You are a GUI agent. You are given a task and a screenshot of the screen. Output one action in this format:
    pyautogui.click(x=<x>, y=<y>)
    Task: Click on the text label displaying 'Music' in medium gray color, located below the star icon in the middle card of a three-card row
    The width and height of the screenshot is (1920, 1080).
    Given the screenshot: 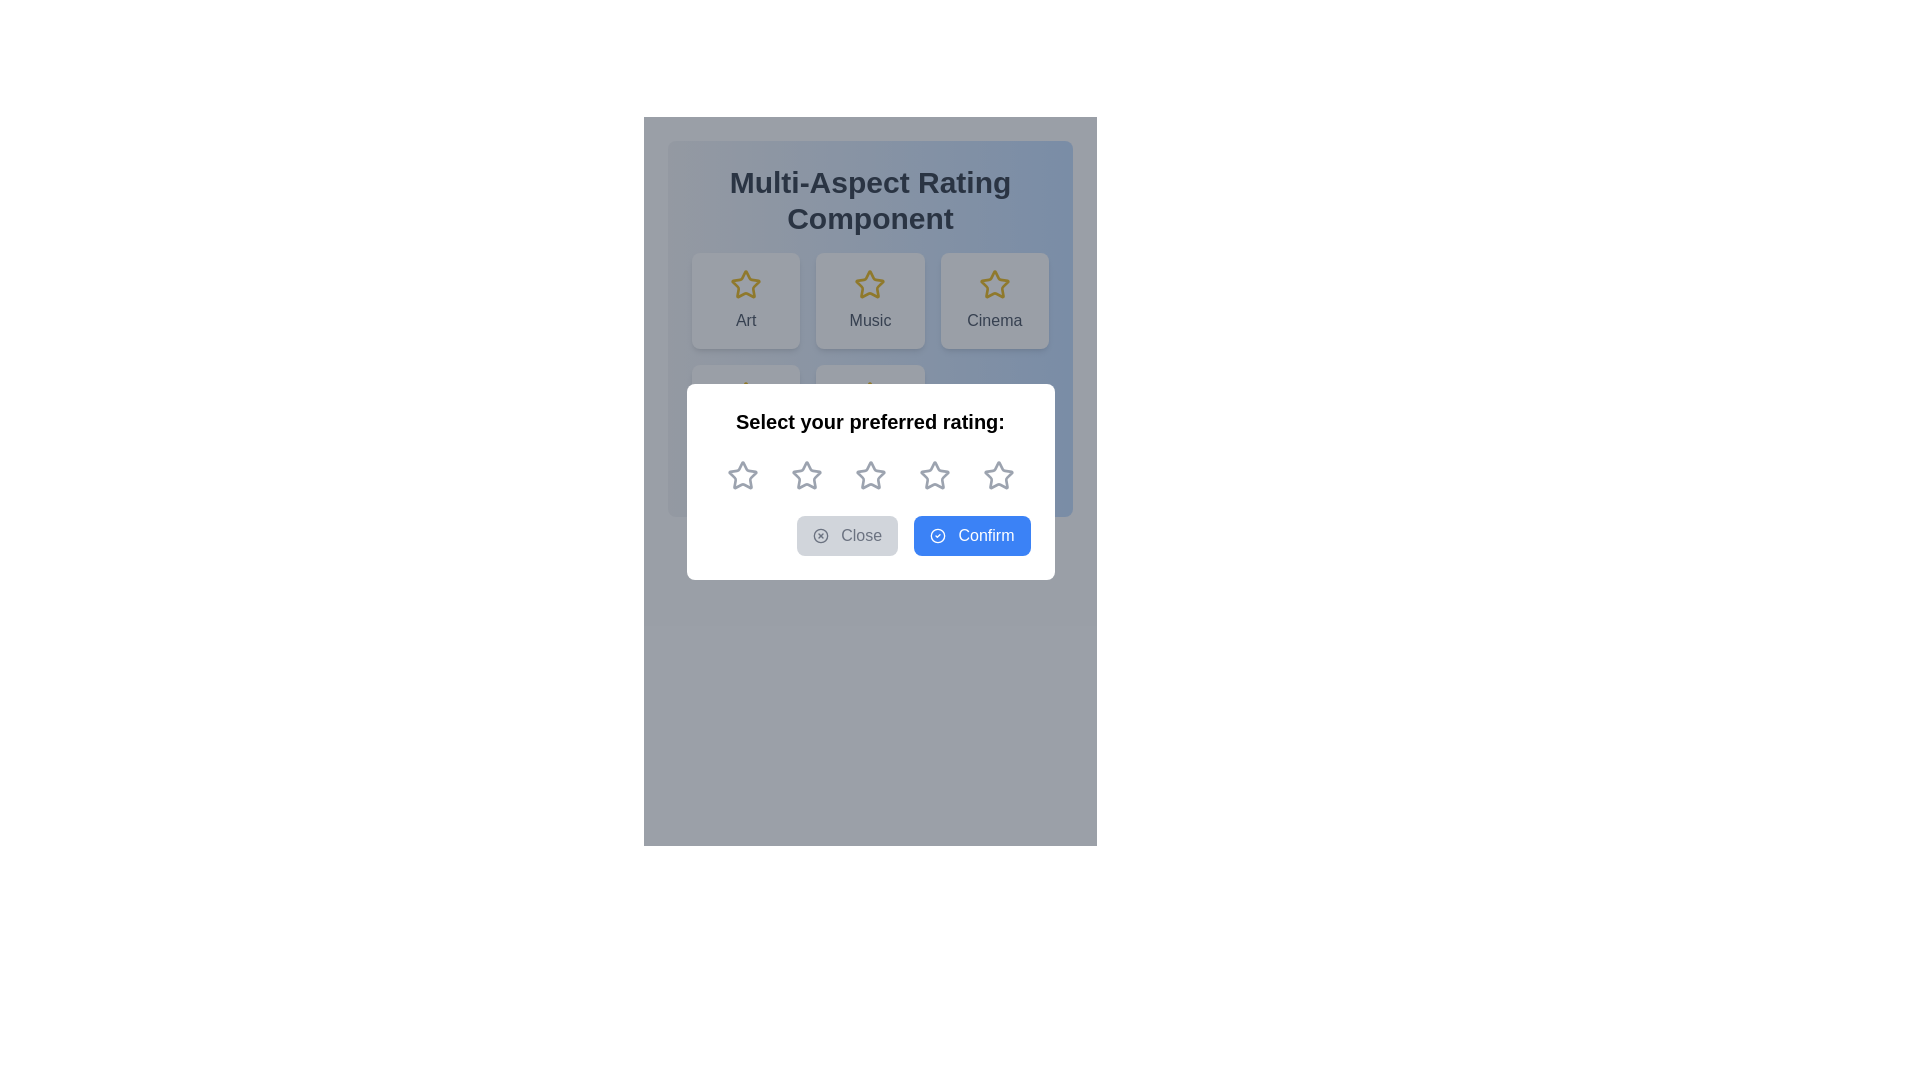 What is the action you would take?
    pyautogui.click(x=870, y=319)
    